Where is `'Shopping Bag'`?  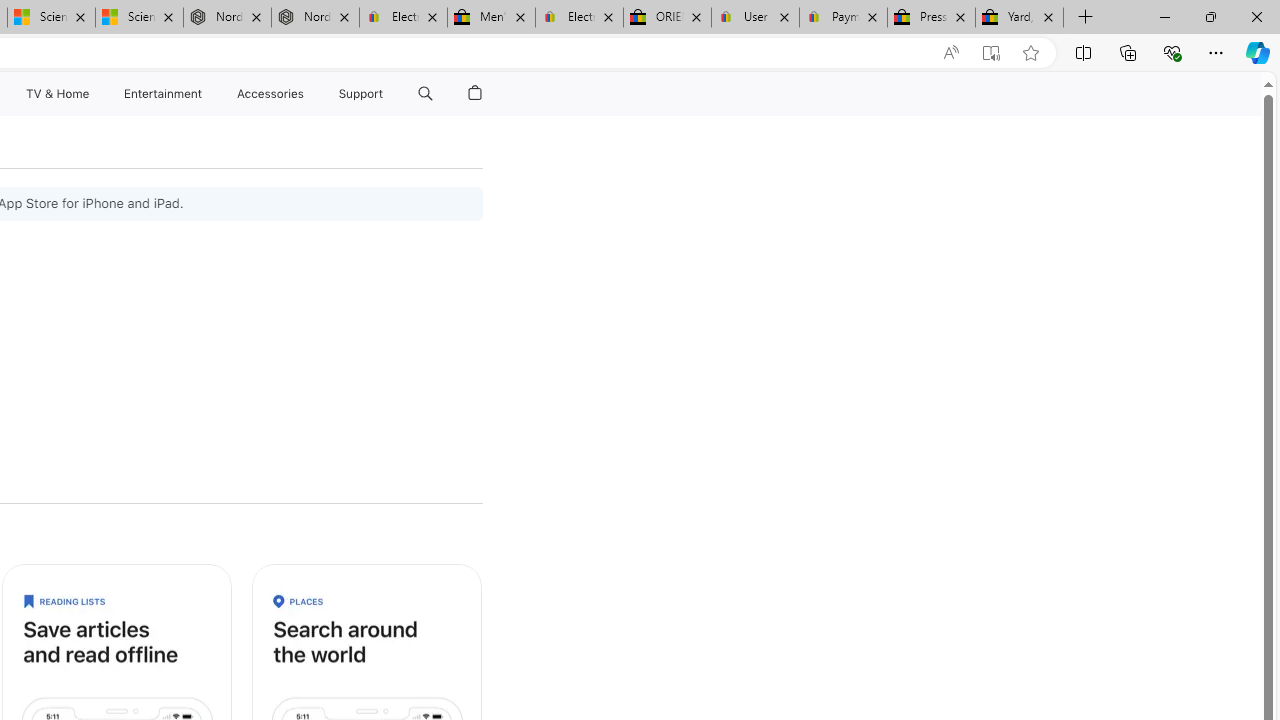
'Shopping Bag' is located at coordinates (474, 93).